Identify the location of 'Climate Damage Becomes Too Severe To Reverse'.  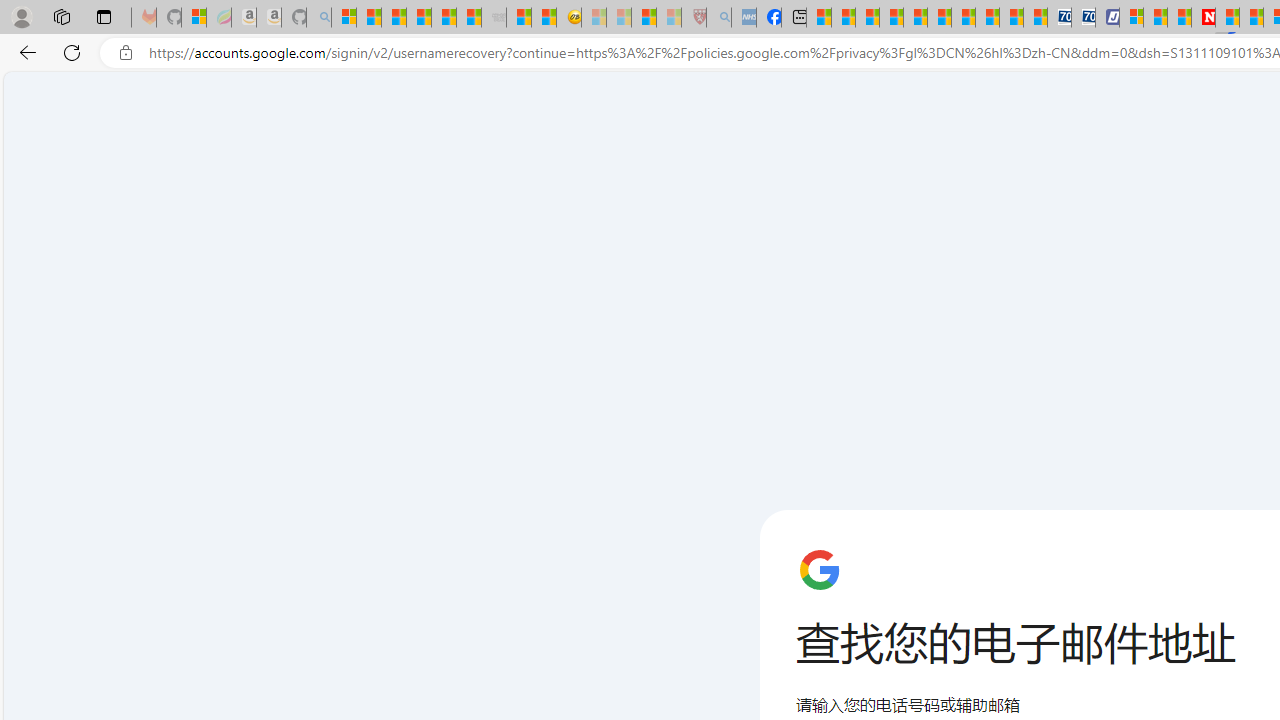
(889, 17).